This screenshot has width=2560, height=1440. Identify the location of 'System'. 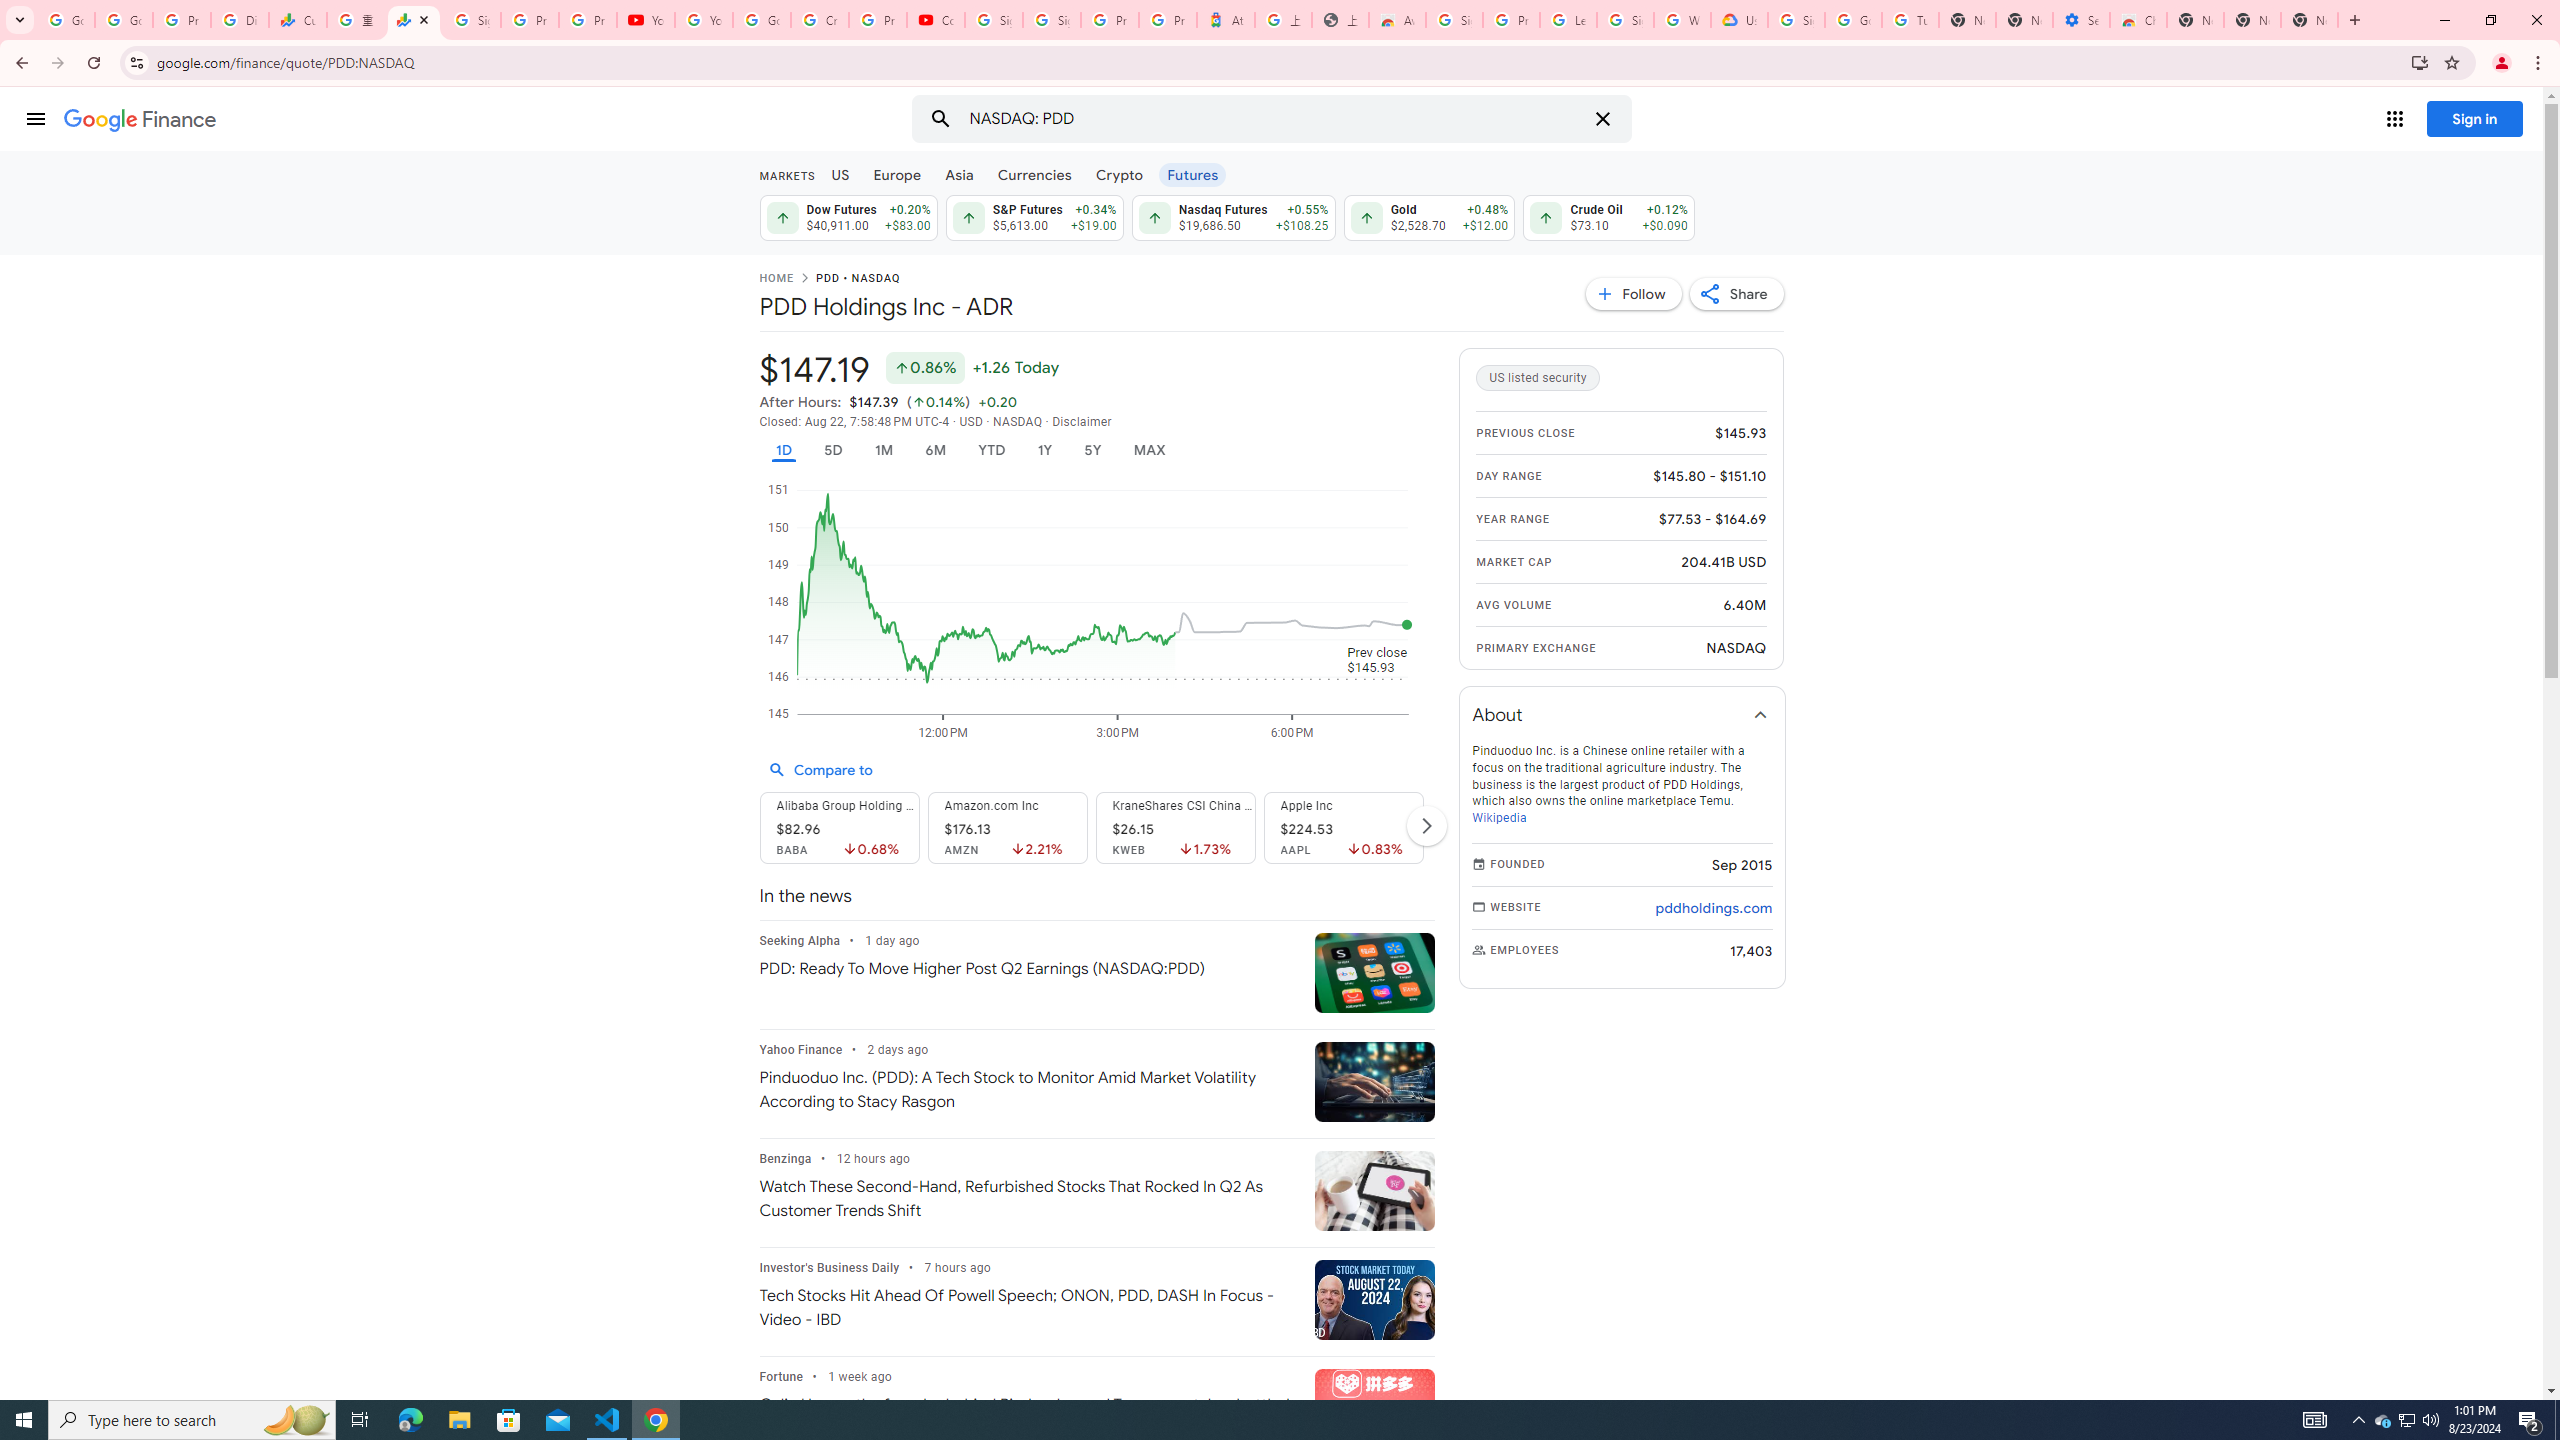
(11, 9).